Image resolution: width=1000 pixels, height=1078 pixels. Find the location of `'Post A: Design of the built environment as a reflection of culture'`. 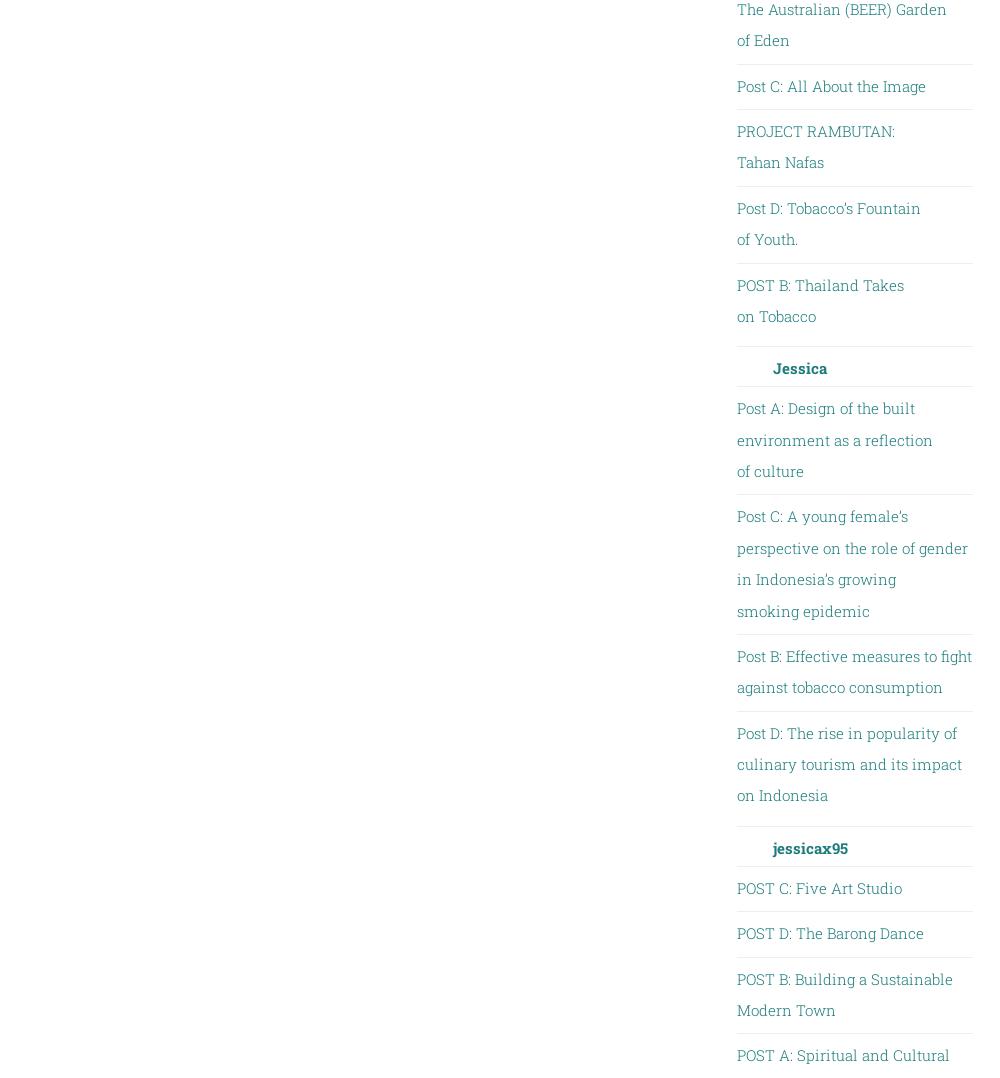

'Post A: Design of the built environment as a reflection of culture' is located at coordinates (735, 439).